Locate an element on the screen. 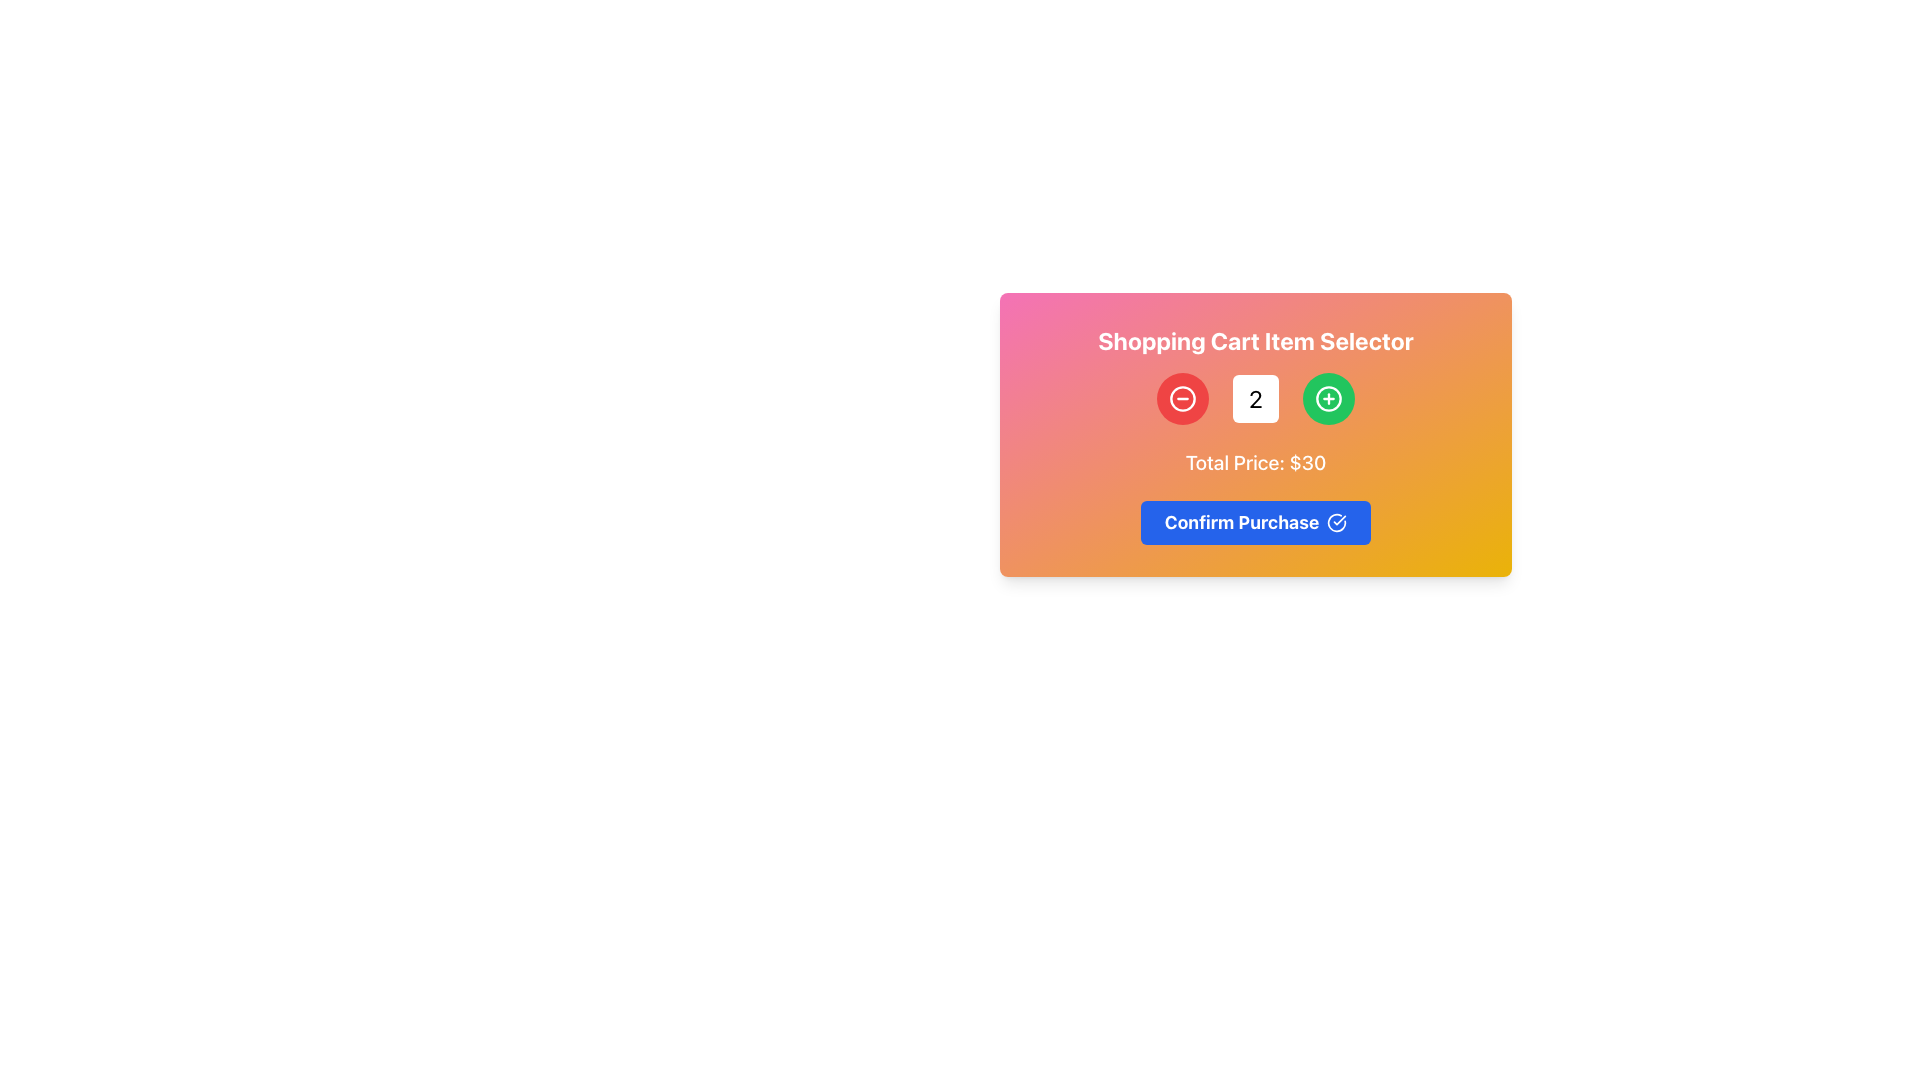 The width and height of the screenshot is (1920, 1080). the increment button located to the right of the numeric display ('2') to increment the counter is located at coordinates (1328, 398).